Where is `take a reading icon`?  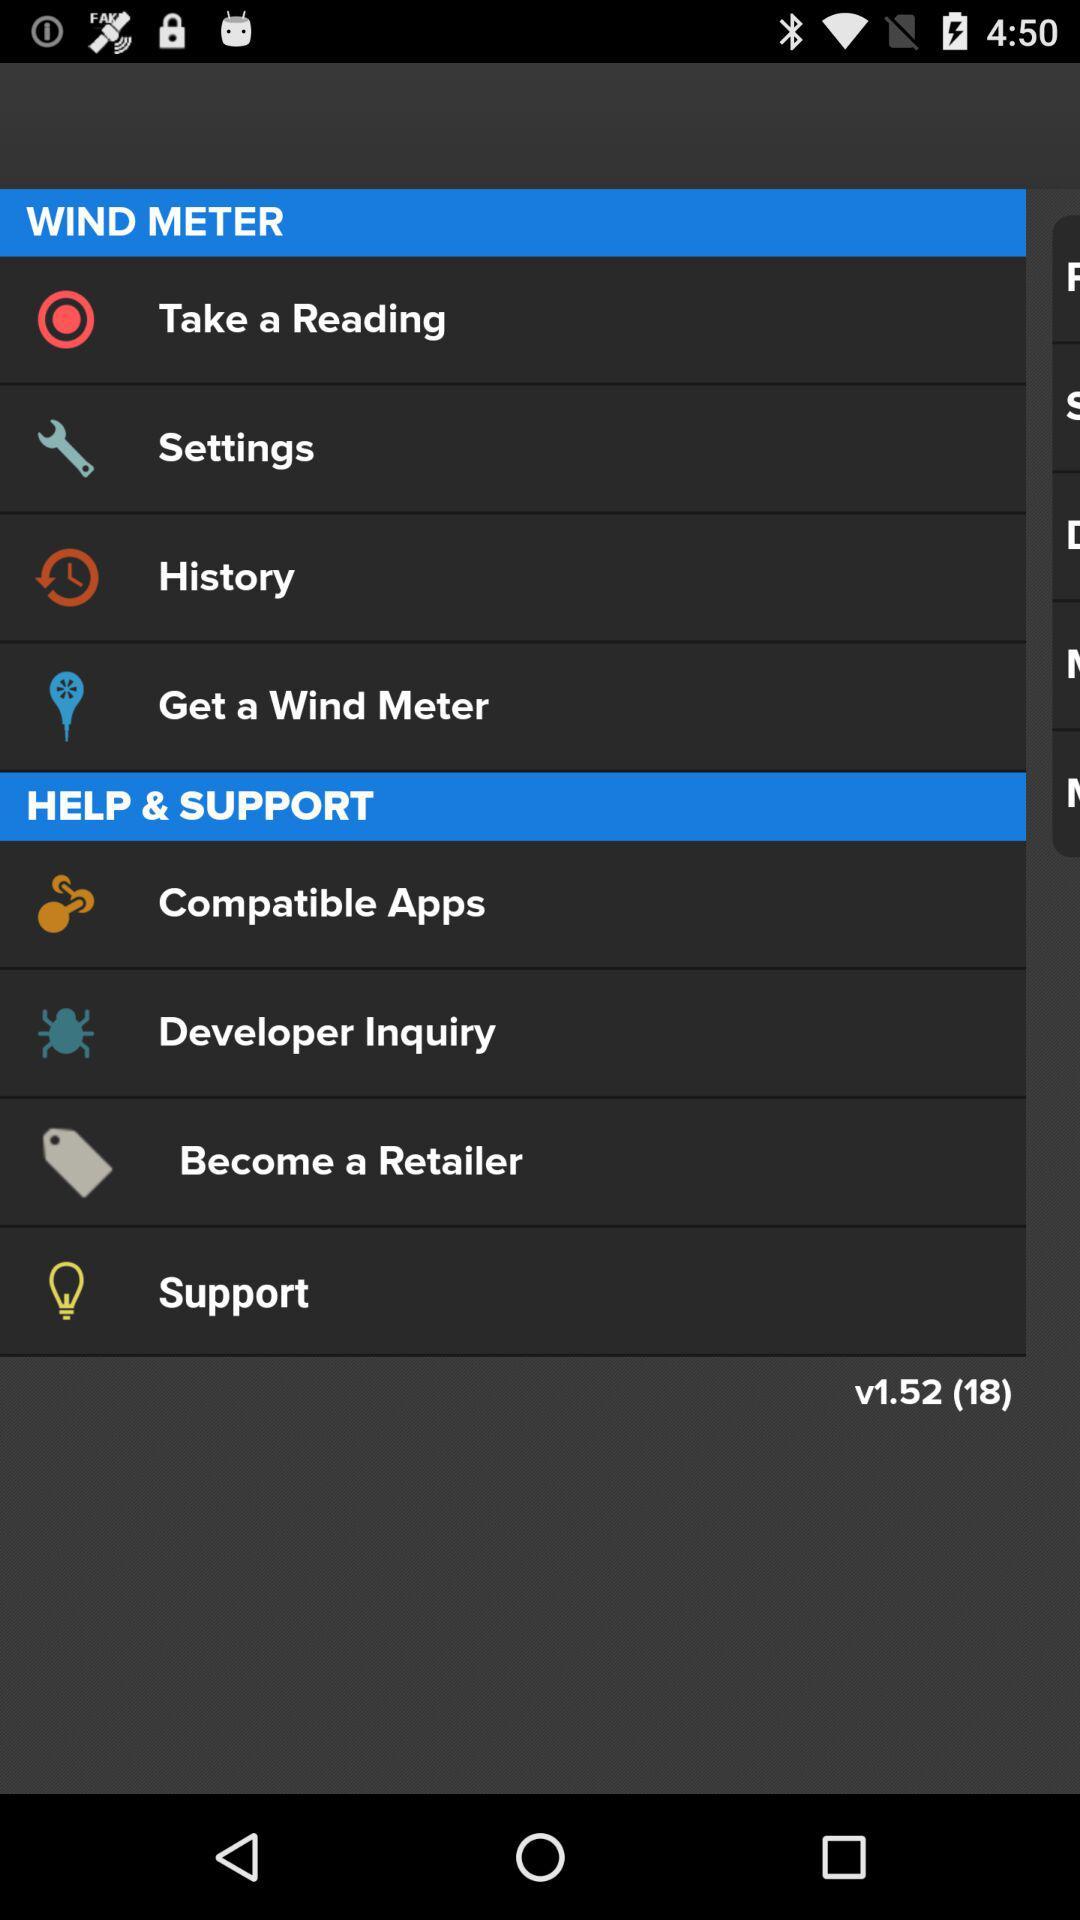
take a reading icon is located at coordinates (512, 318).